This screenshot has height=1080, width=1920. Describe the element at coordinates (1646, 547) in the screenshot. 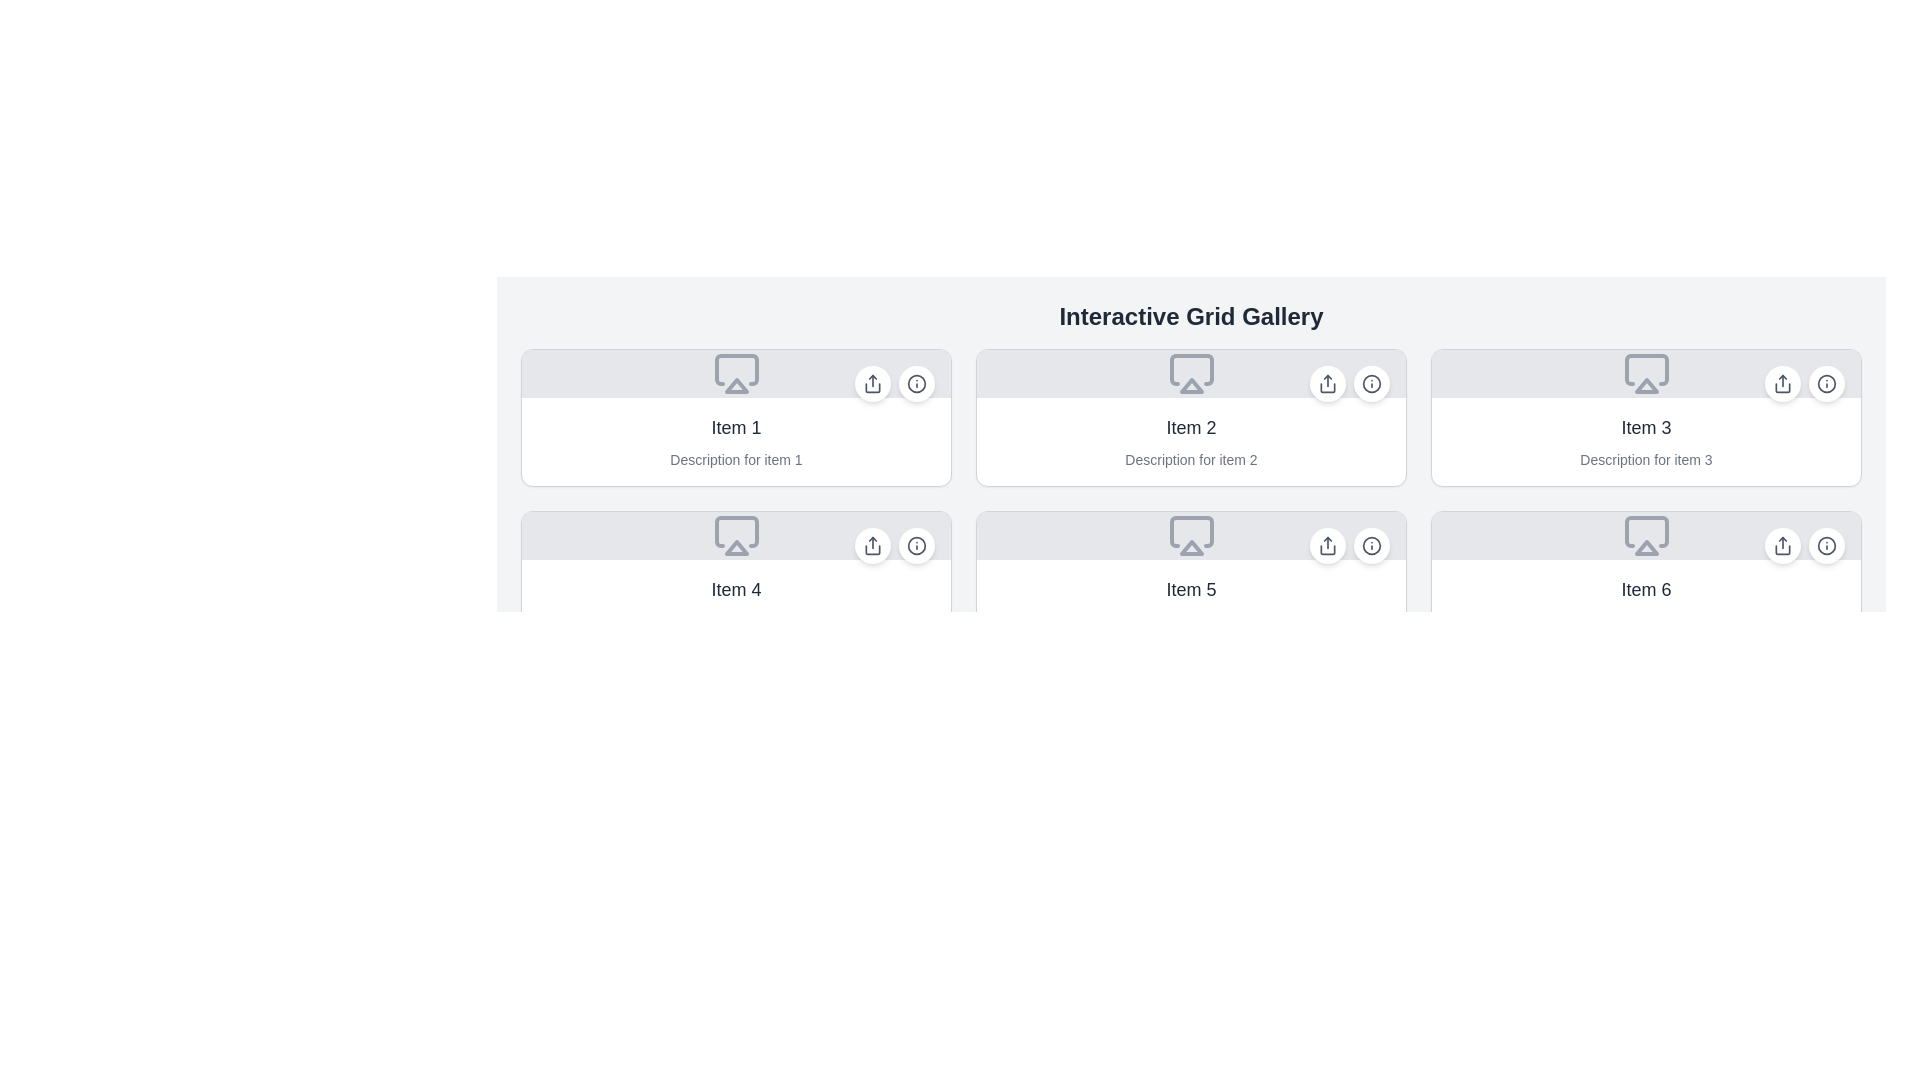

I see `the triangular-shaped icon located at the top-center of the 'Item 6' cell in the bottom row of the grid layout` at that location.